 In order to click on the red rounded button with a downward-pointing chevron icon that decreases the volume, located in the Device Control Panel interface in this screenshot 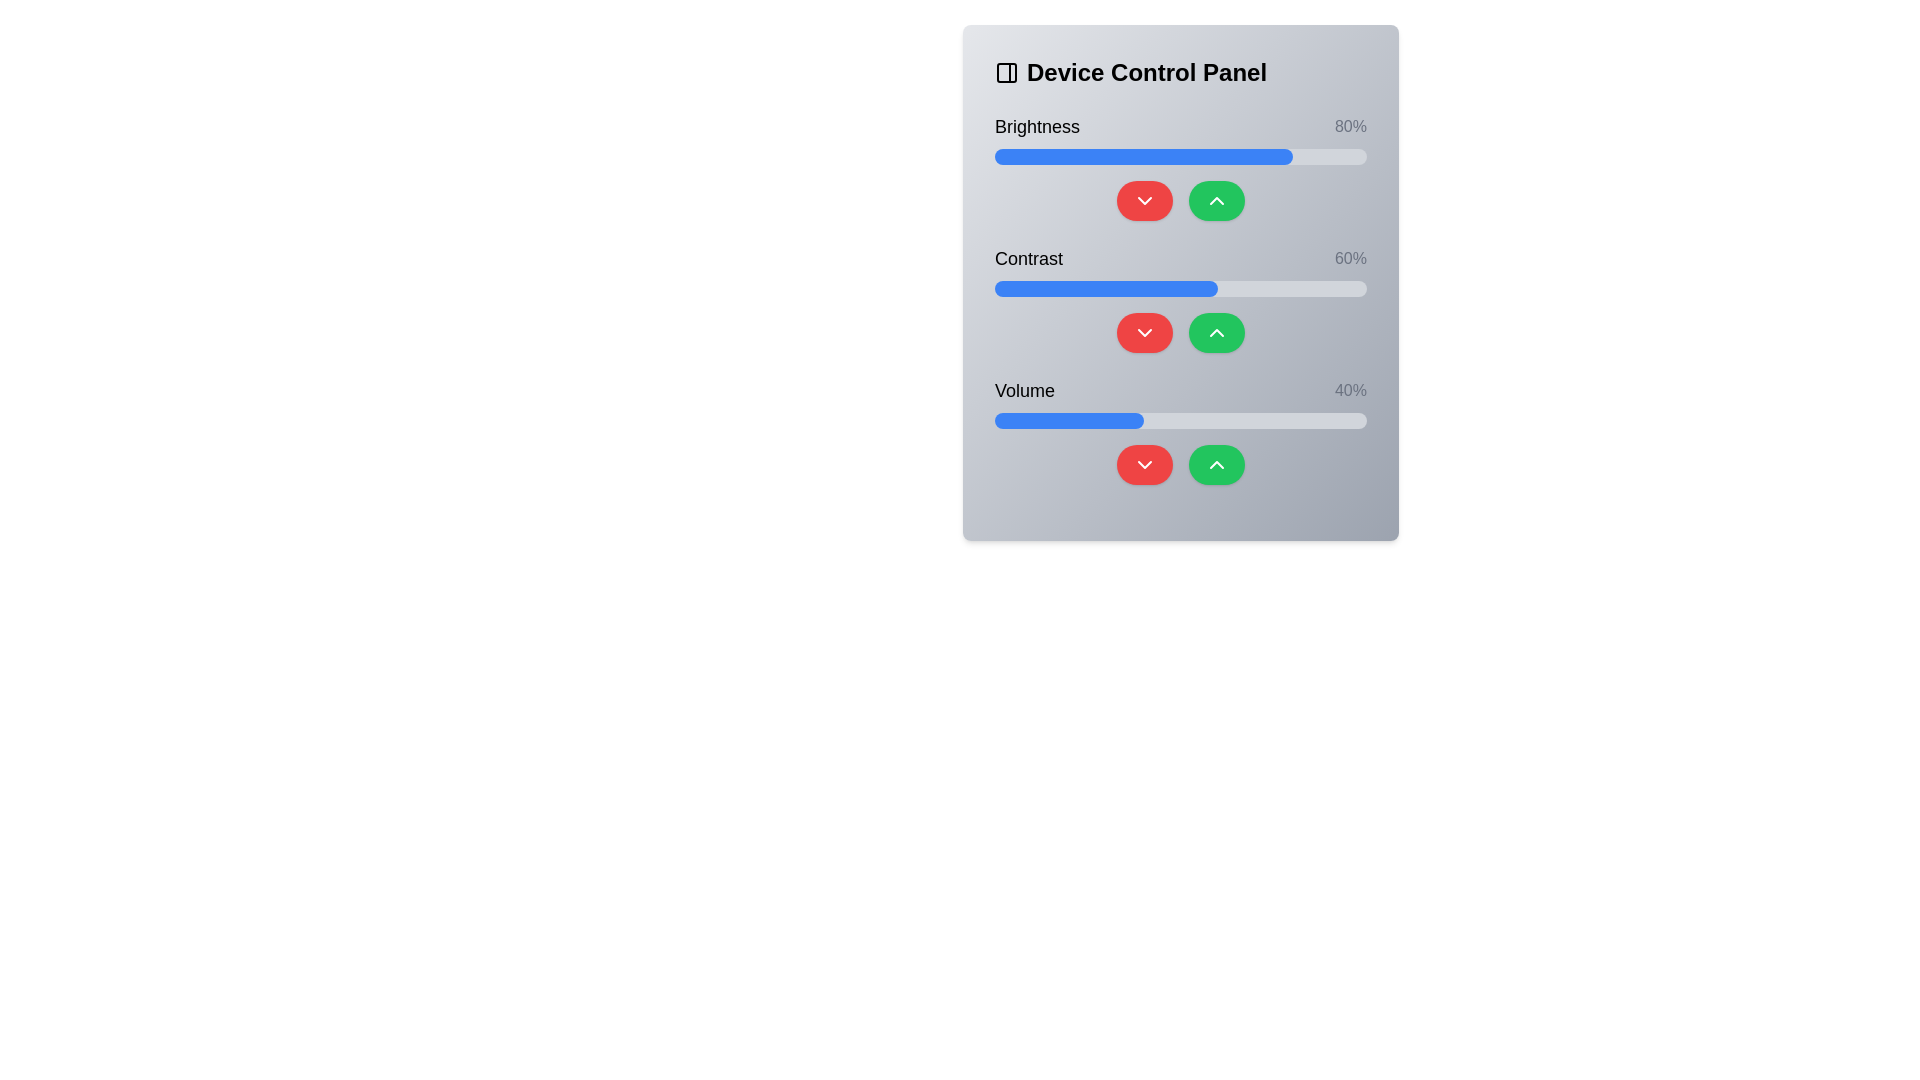, I will do `click(1145, 465)`.